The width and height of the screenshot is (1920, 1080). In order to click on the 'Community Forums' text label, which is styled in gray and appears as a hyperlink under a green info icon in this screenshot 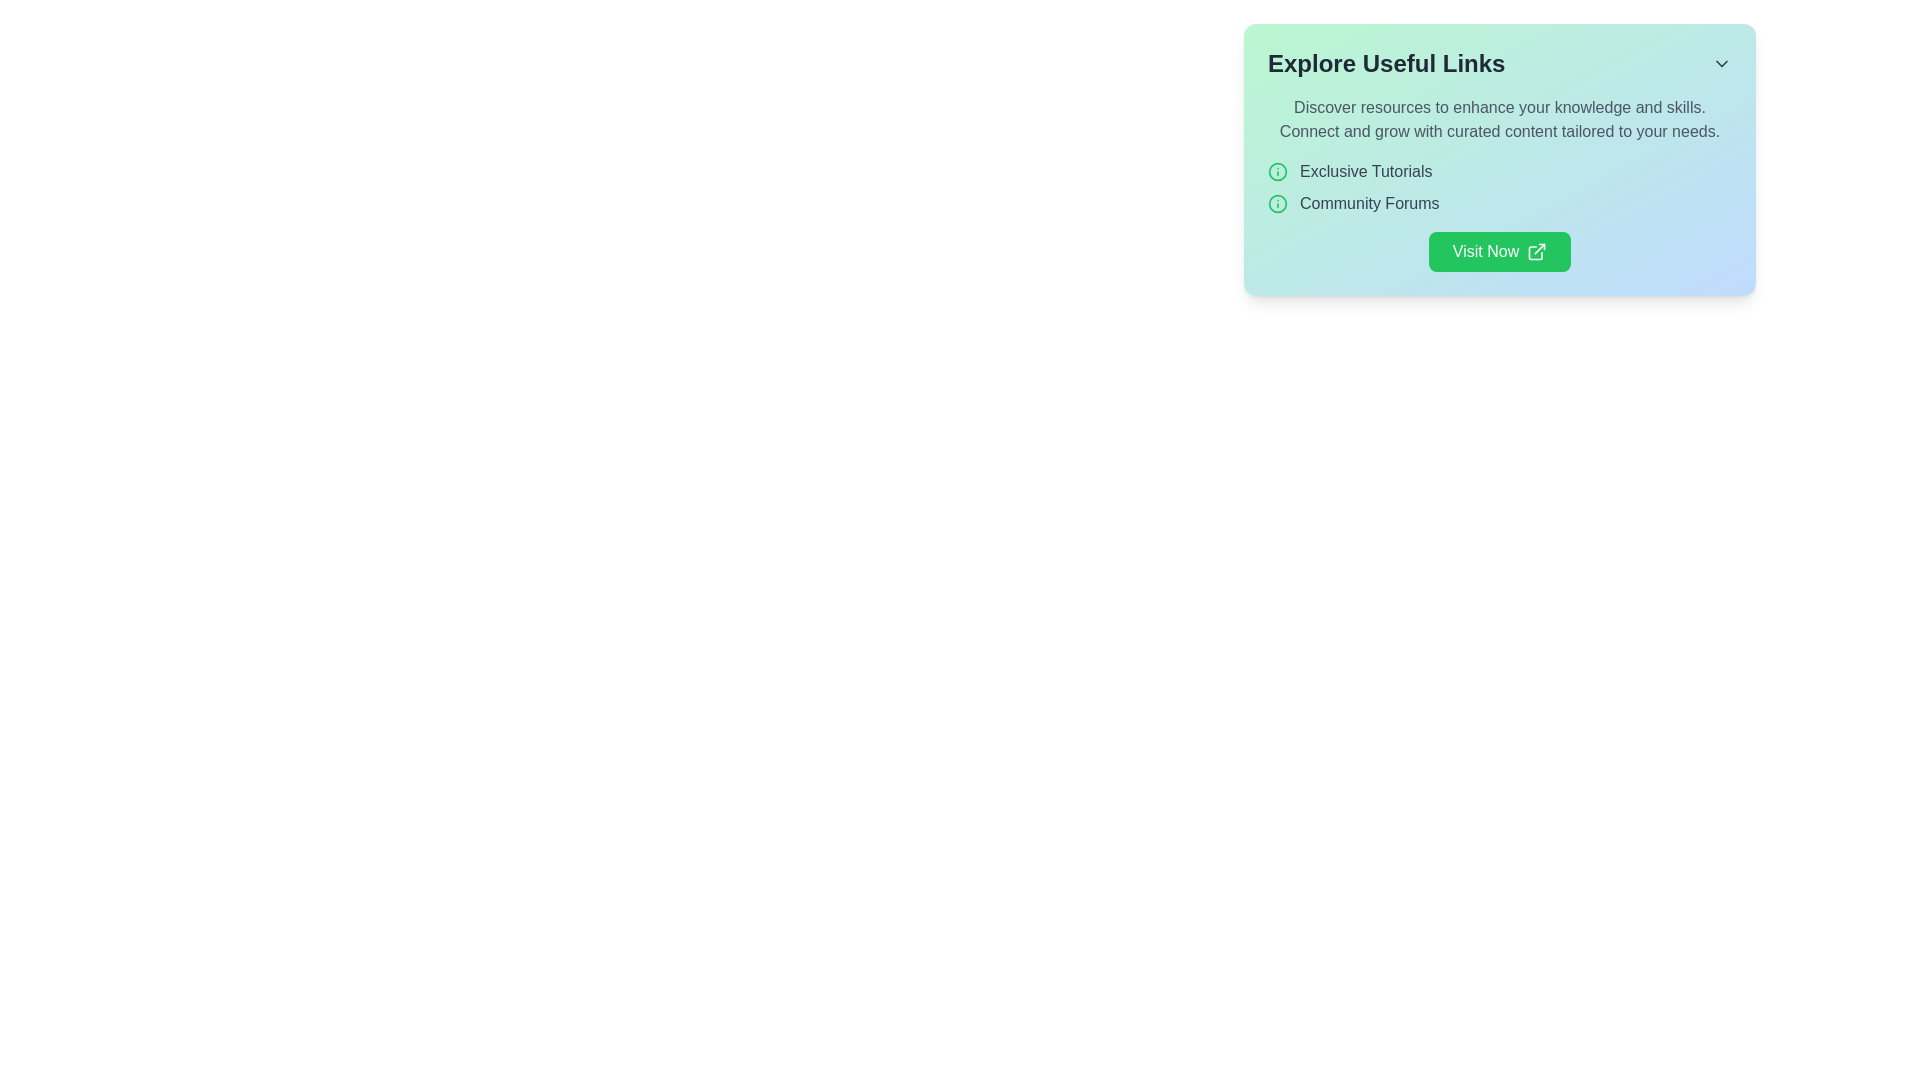, I will do `click(1368, 204)`.